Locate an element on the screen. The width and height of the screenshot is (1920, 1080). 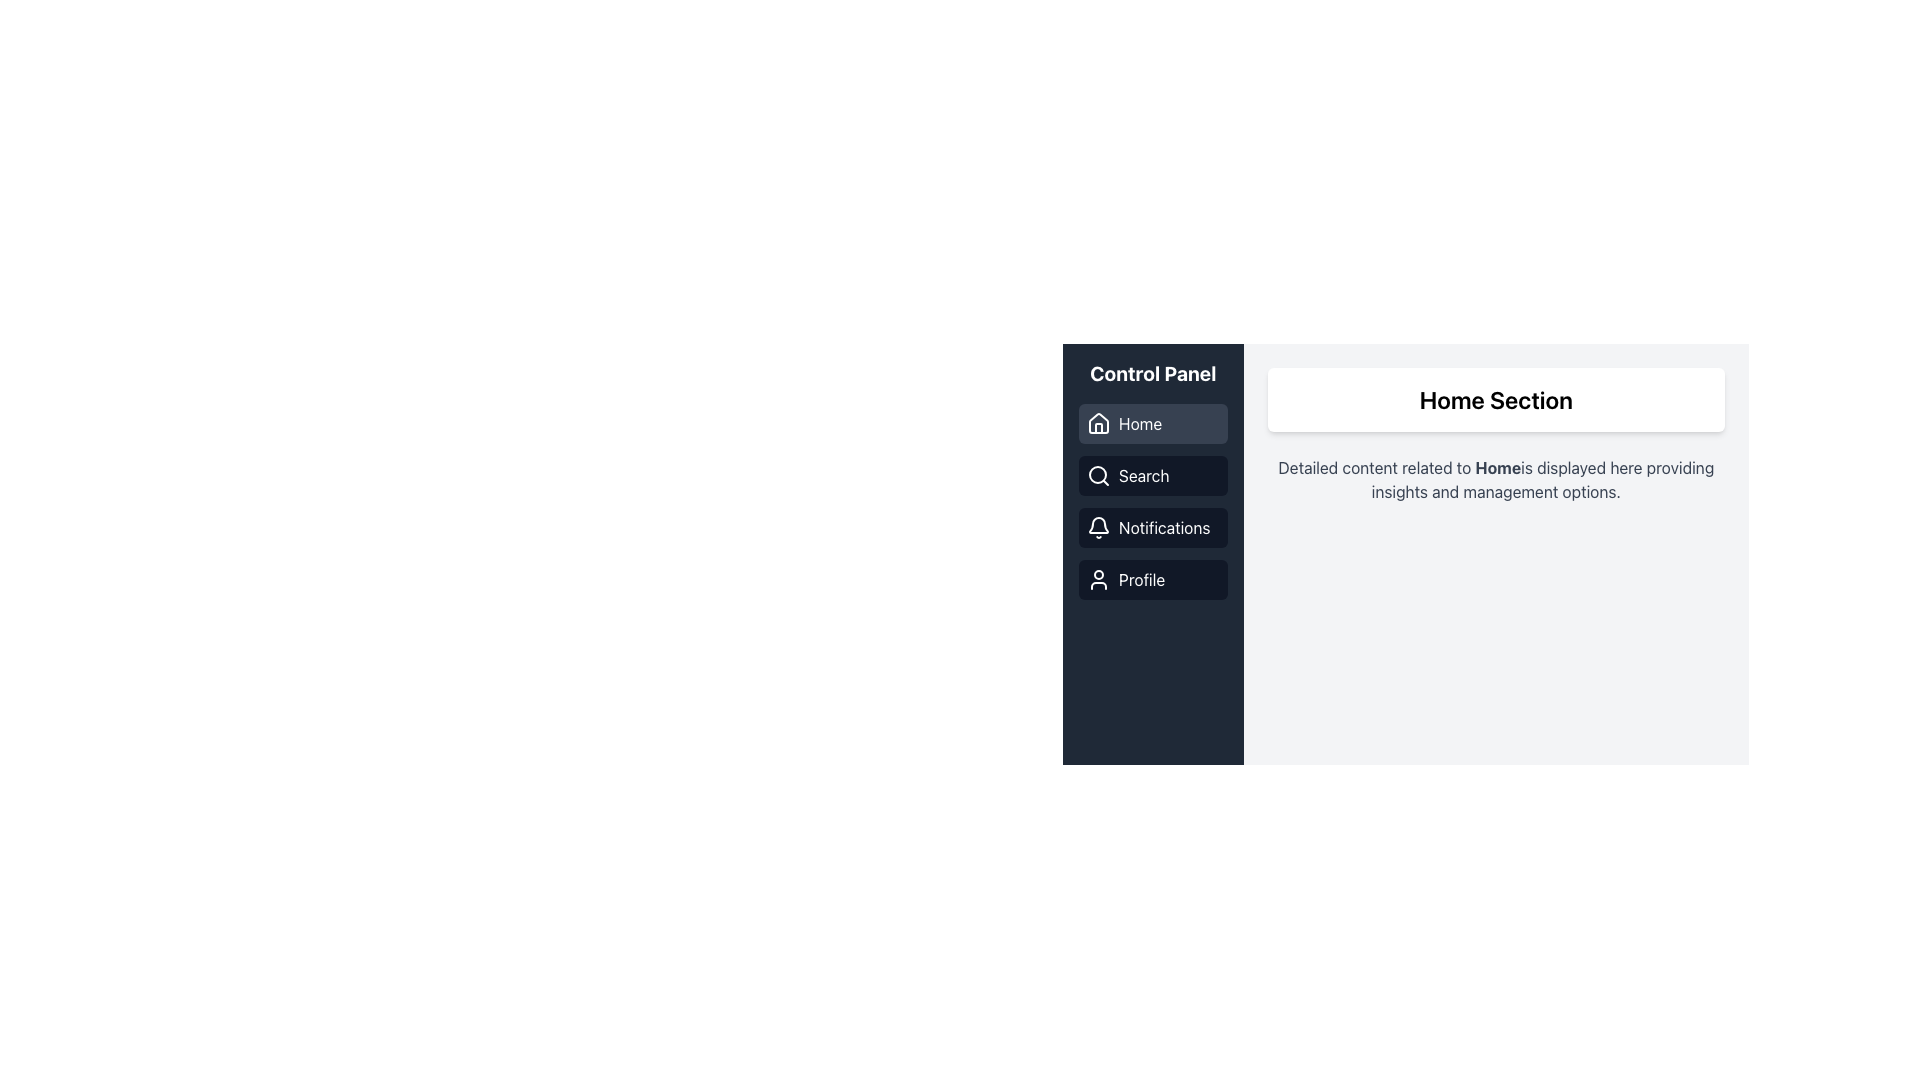
the 'Profile' icon located in the vertical navigation bar, positioned to the left of the 'Profile' text label is located at coordinates (1098, 579).